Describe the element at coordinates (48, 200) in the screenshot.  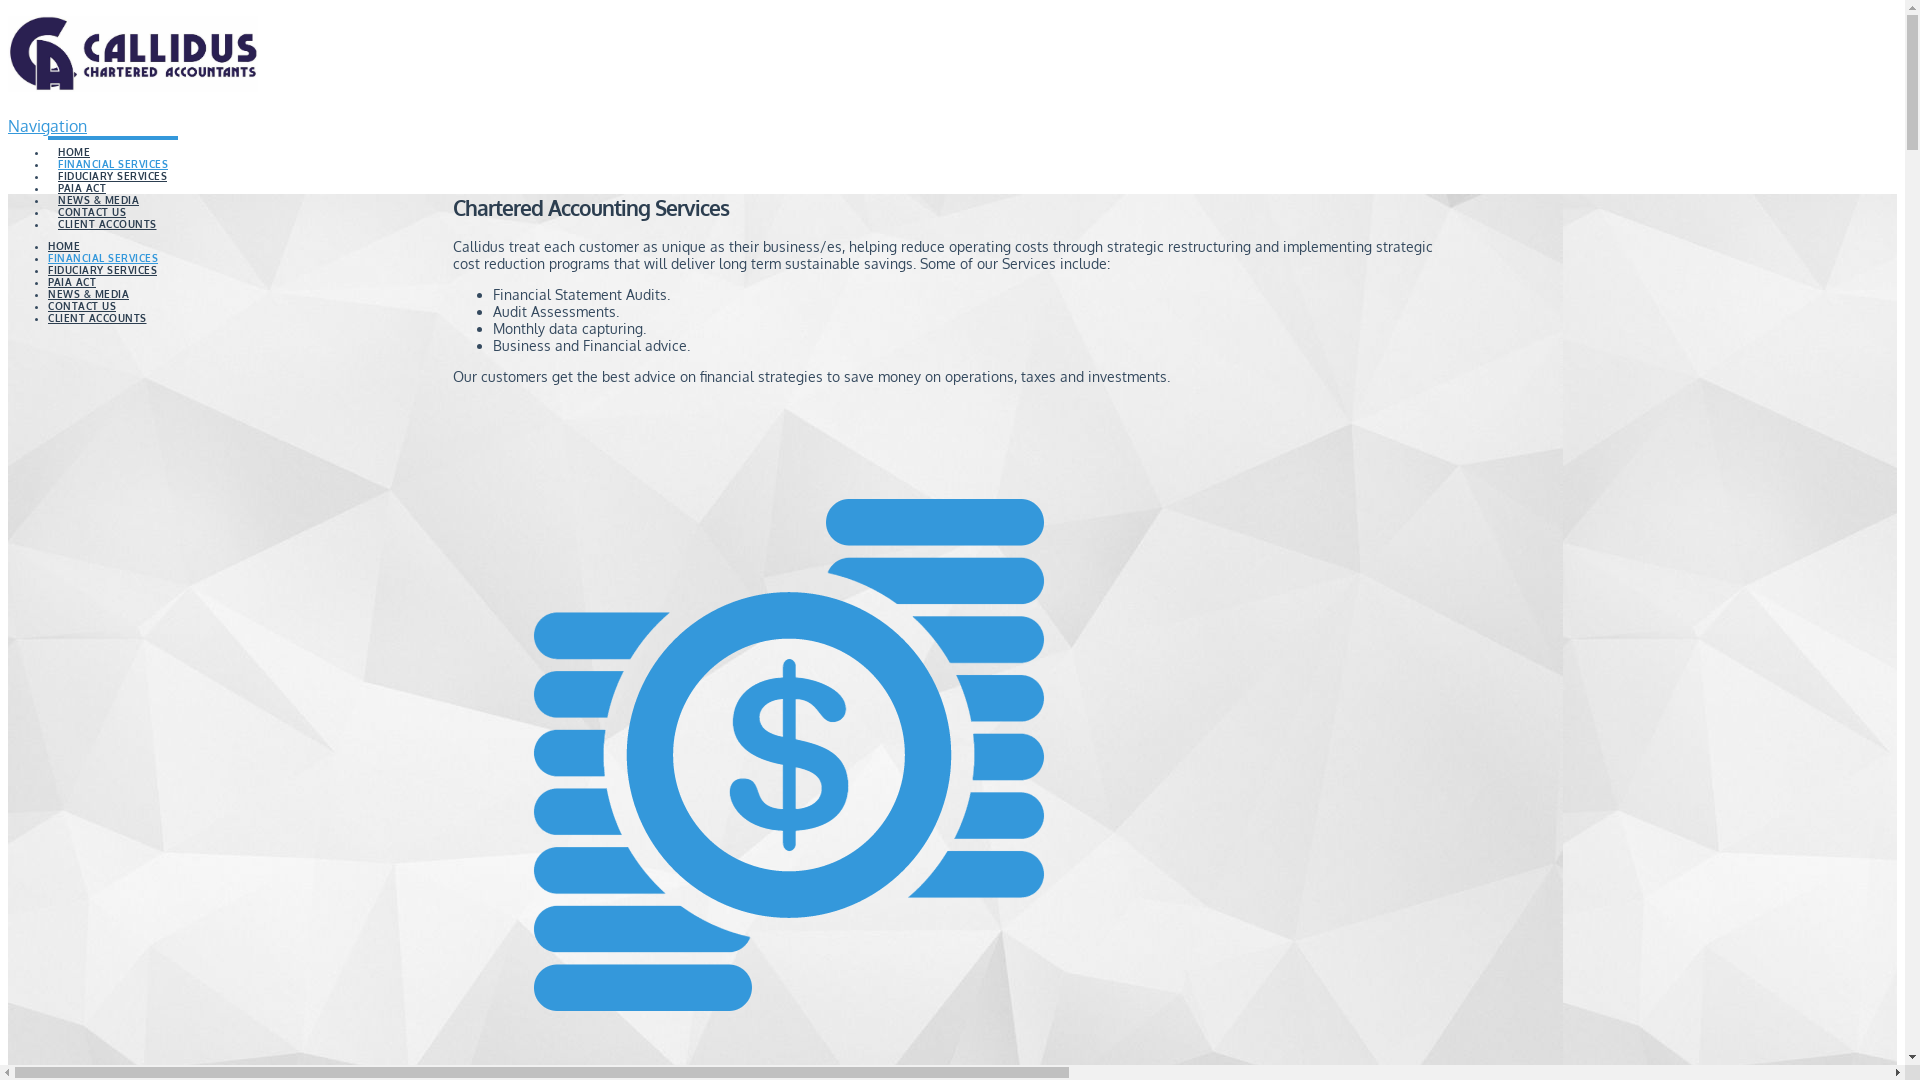
I see `'CONTACT US'` at that location.